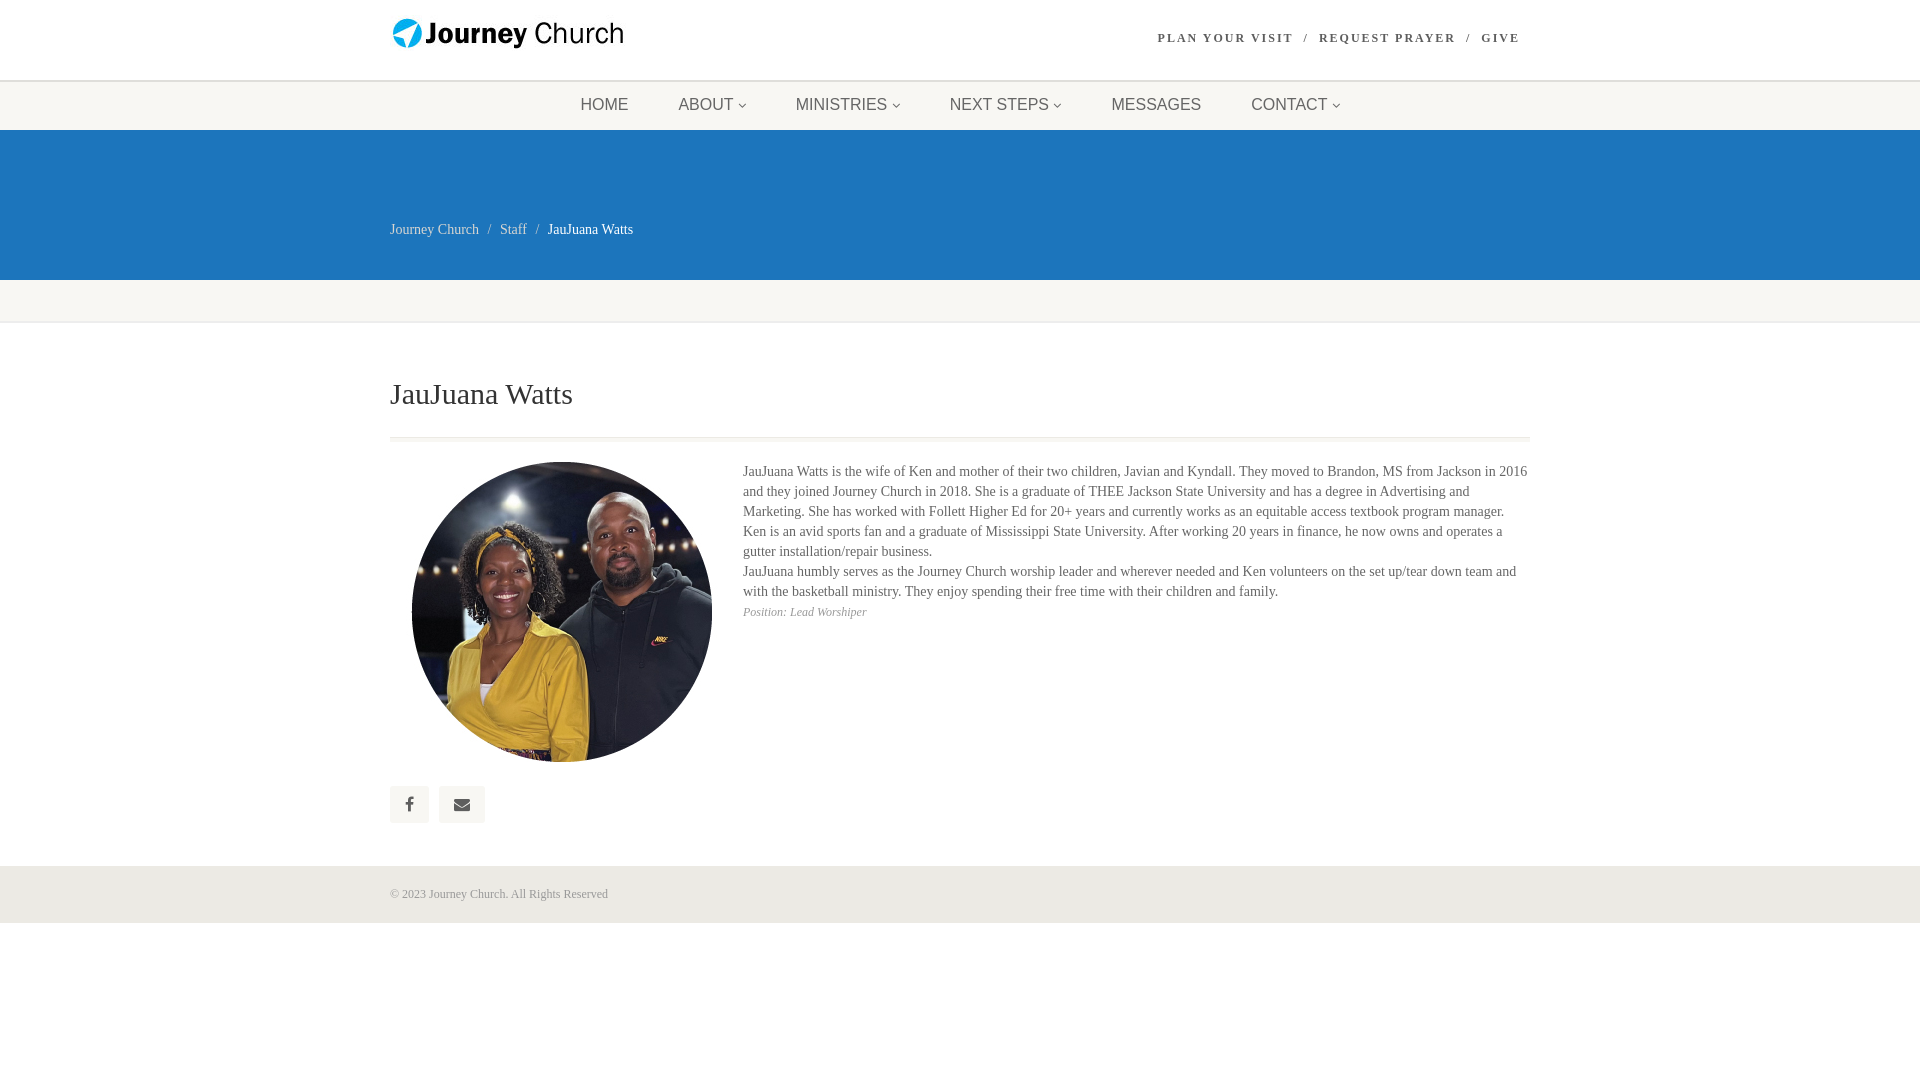 This screenshot has height=1080, width=1920. Describe the element at coordinates (1006, 104) in the screenshot. I see `'NEXT STEPS'` at that location.